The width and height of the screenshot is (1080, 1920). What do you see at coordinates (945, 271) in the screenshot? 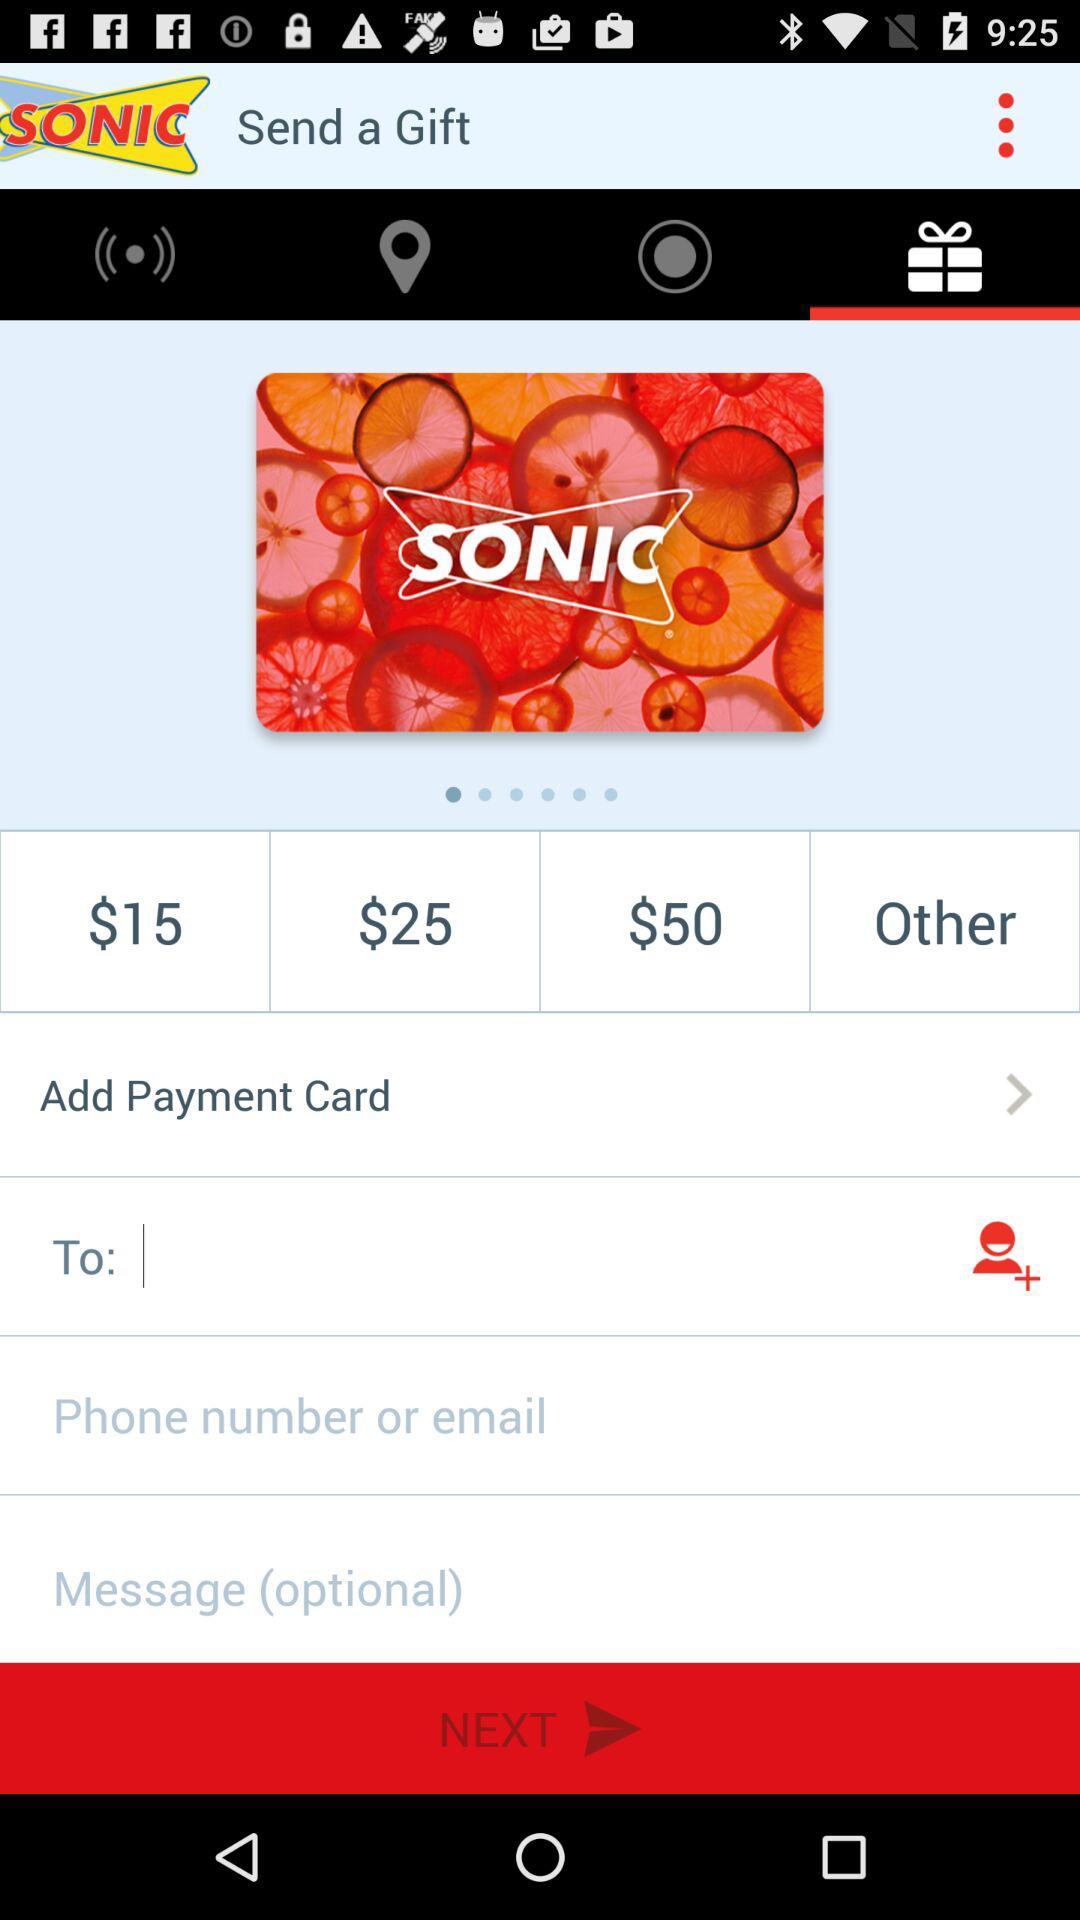
I see `the date_range icon` at bounding box center [945, 271].